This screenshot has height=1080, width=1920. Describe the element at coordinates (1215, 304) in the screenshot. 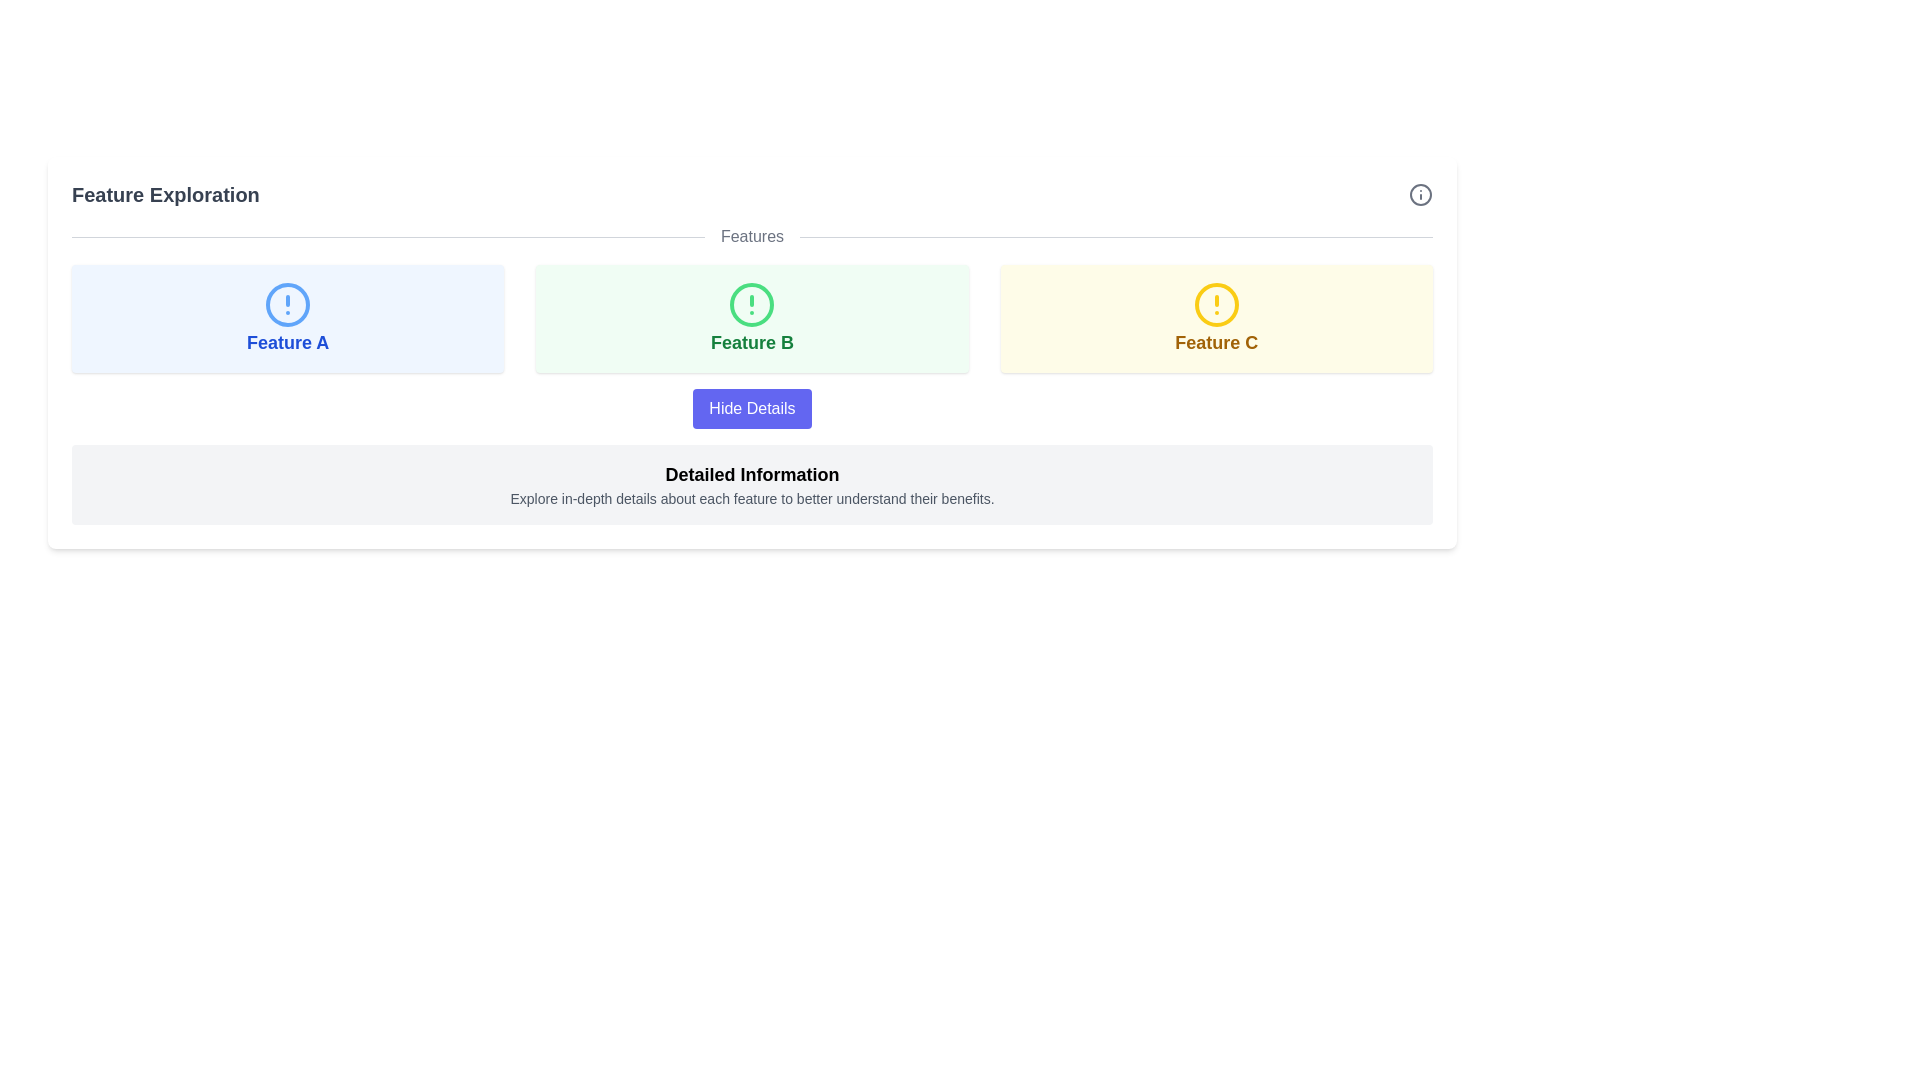

I see `the alert or notification icon located in the 'Feature C' section, which indicates important information or a warning` at that location.